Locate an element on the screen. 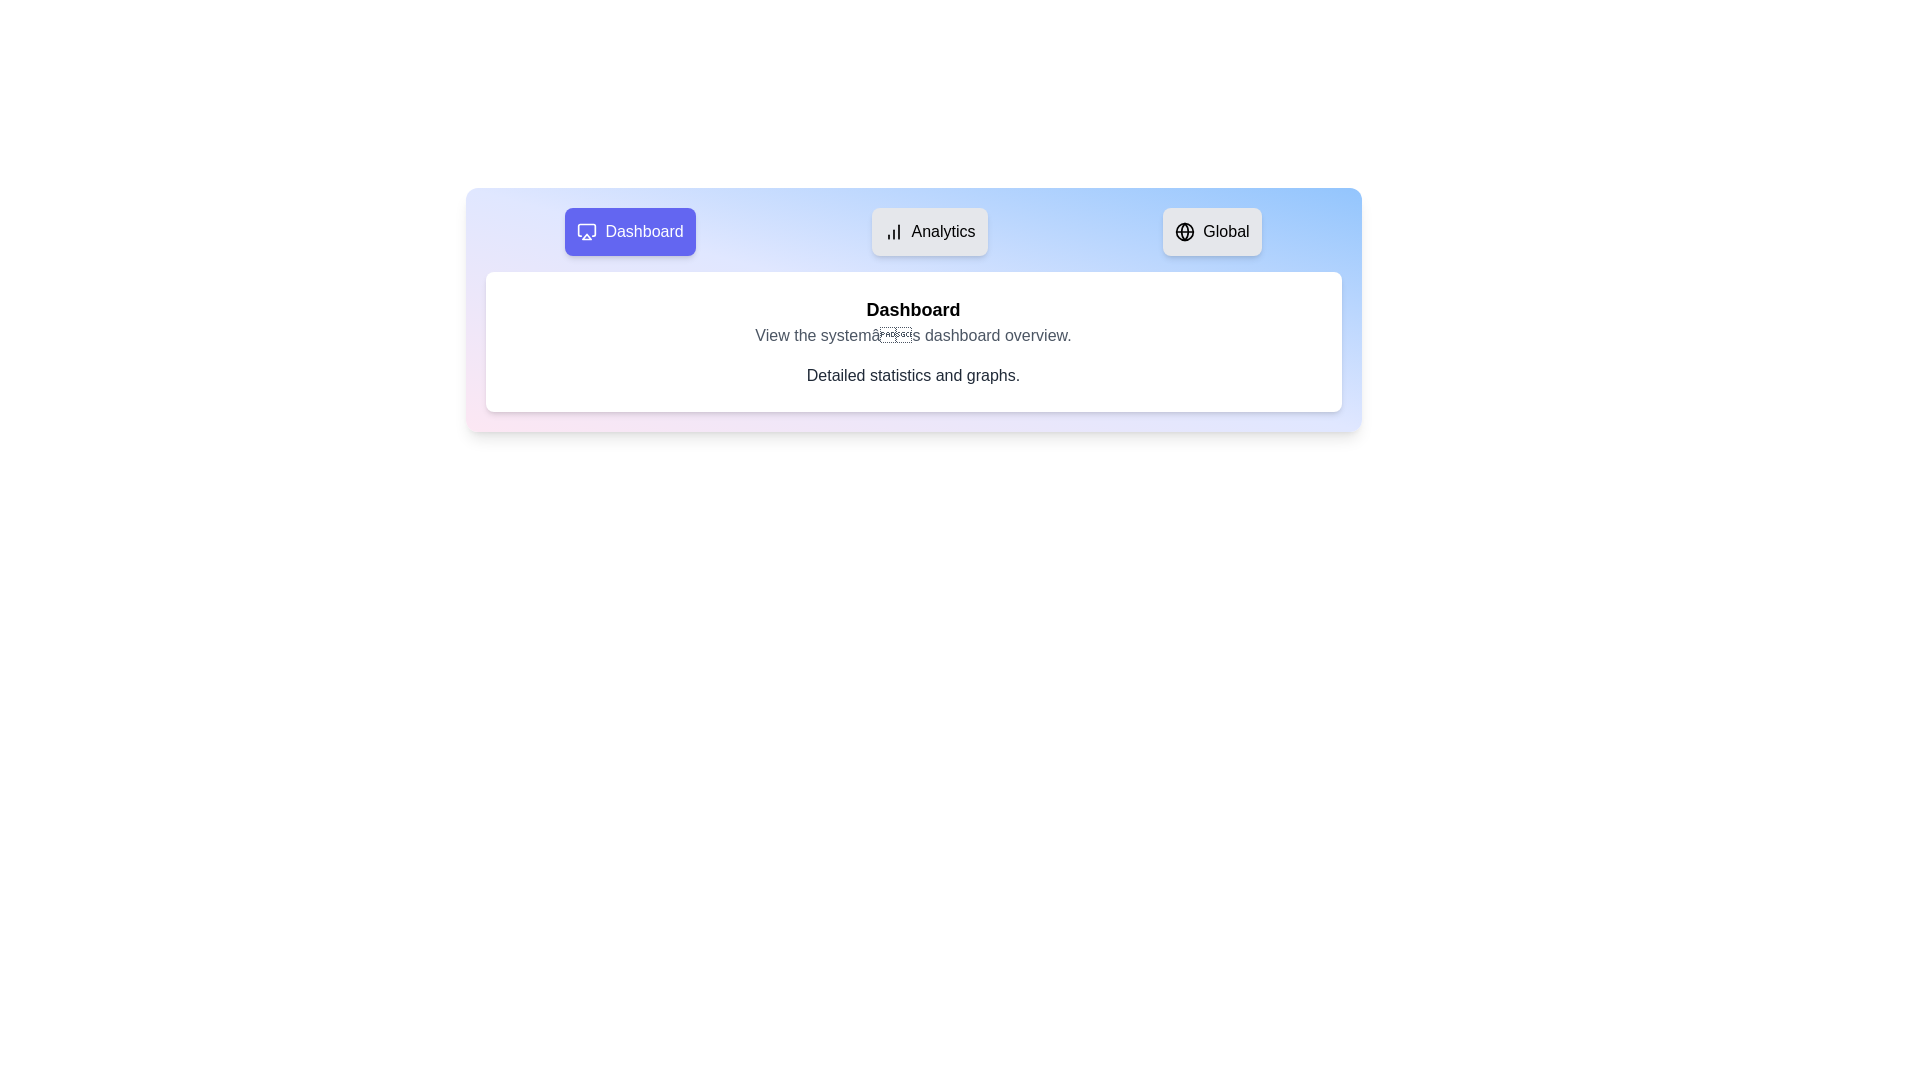 This screenshot has width=1920, height=1080. the Dashboard tab is located at coordinates (629, 230).